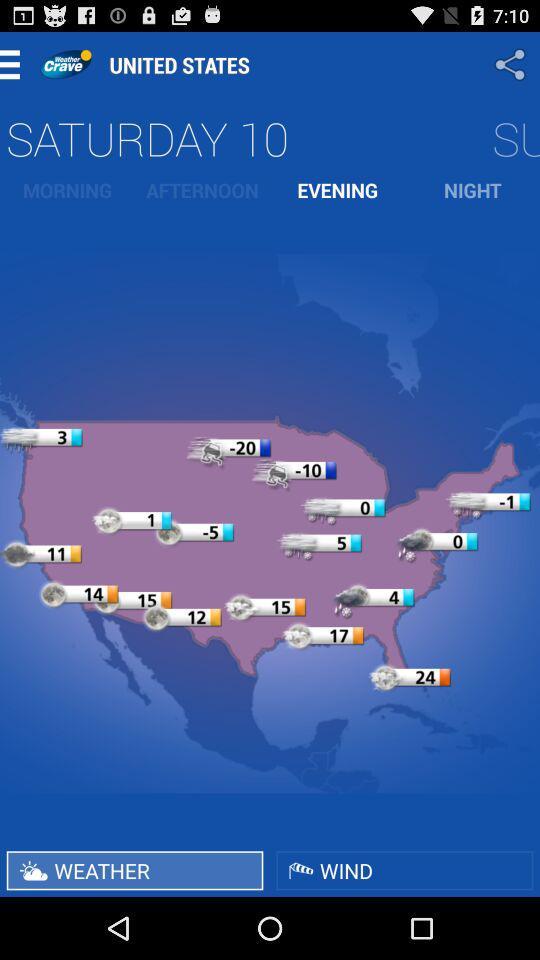 The height and width of the screenshot is (960, 540). I want to click on the weather icon, so click(135, 869).